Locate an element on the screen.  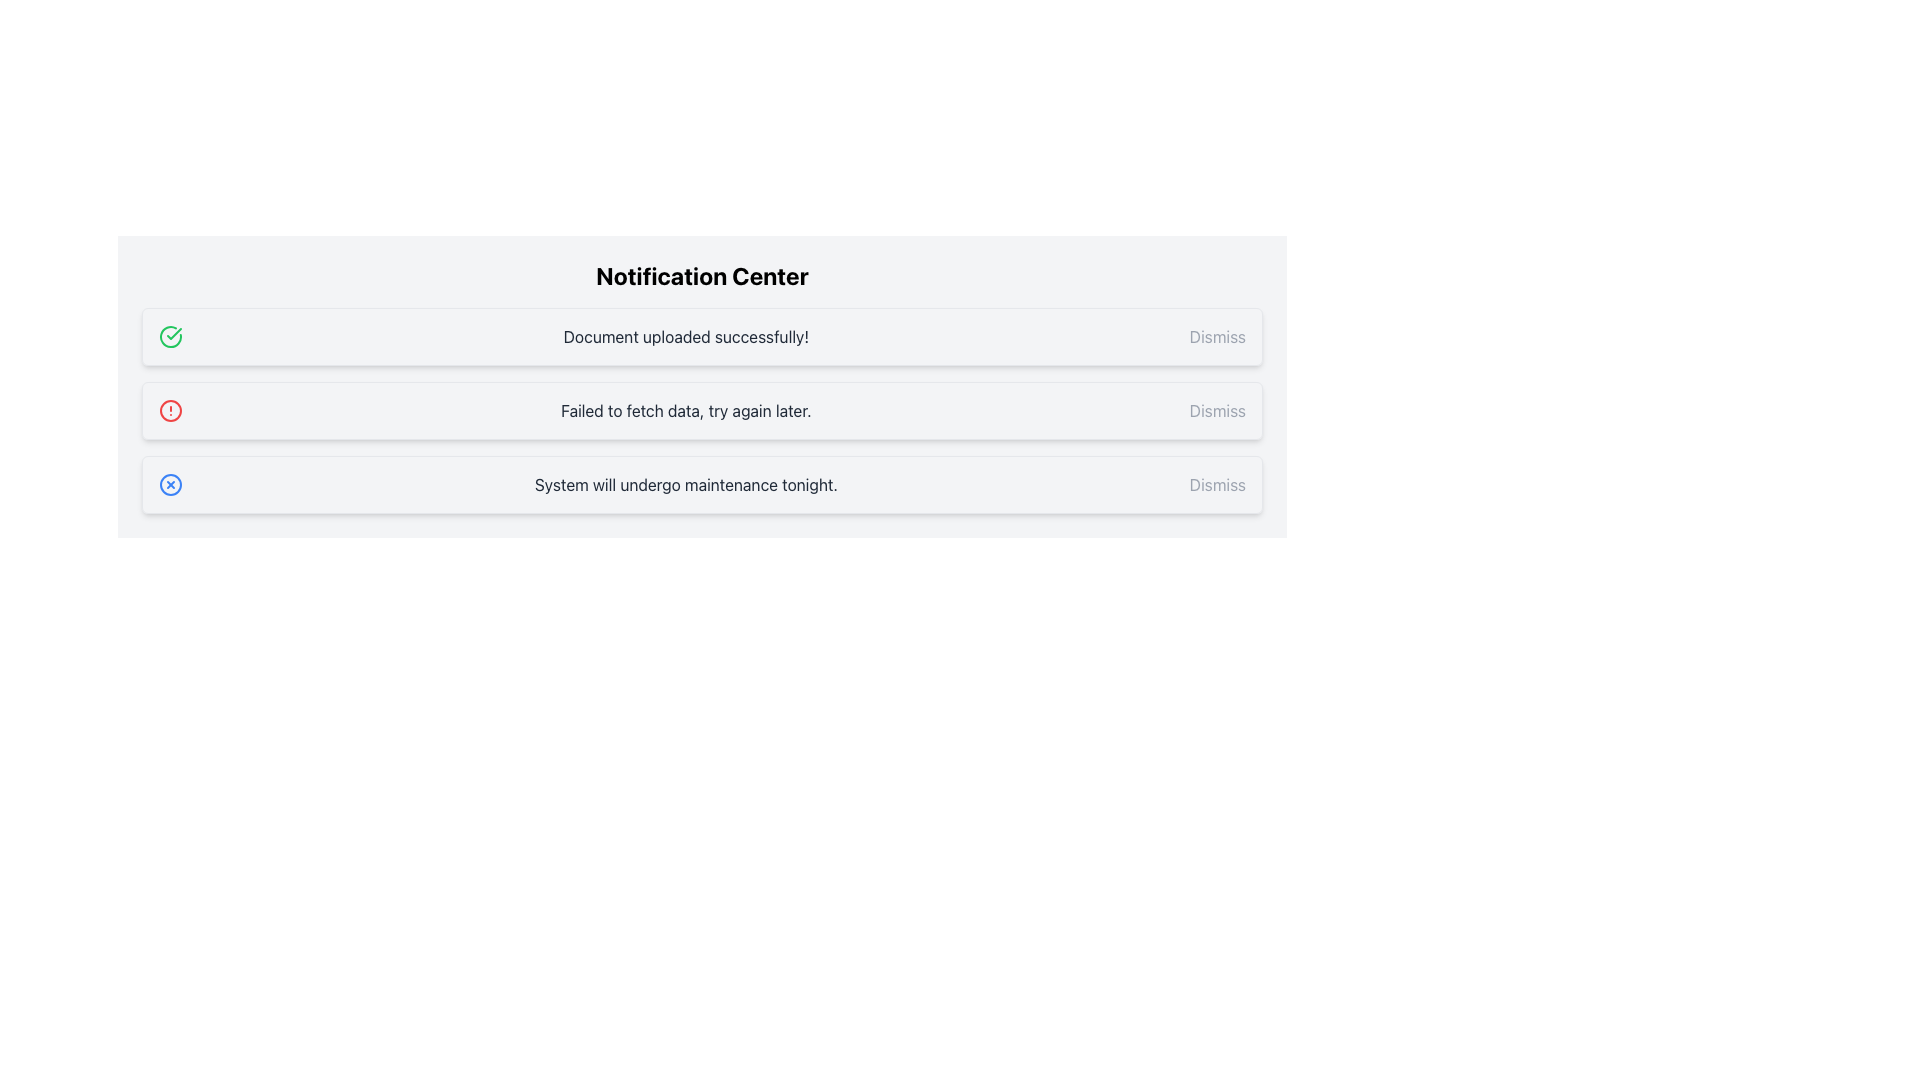
the 'Dismiss' button, which is a text button with a gray font that changes to red on hover, located at the far-right side of the notification row is located at coordinates (1216, 485).